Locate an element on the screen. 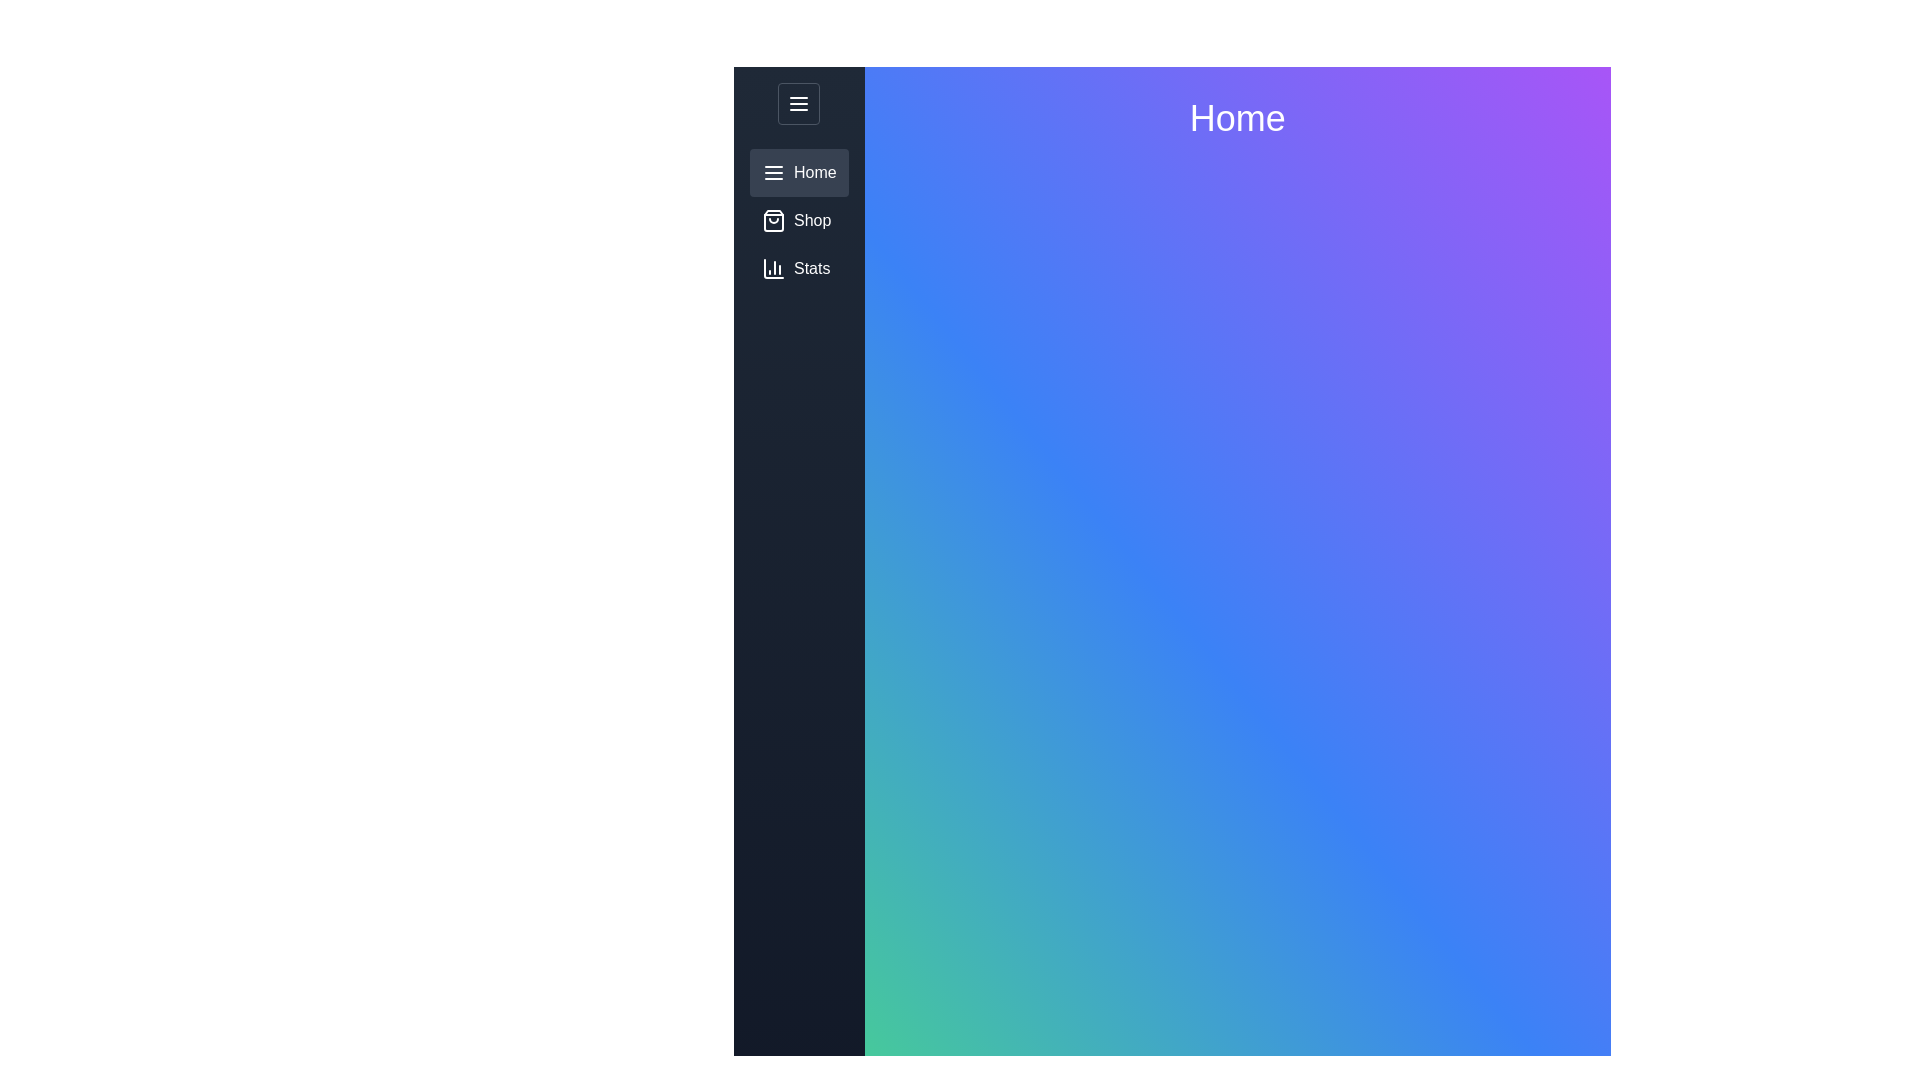 This screenshot has width=1920, height=1080. the menu button to toggle the menu open or closed is located at coordinates (797, 104).